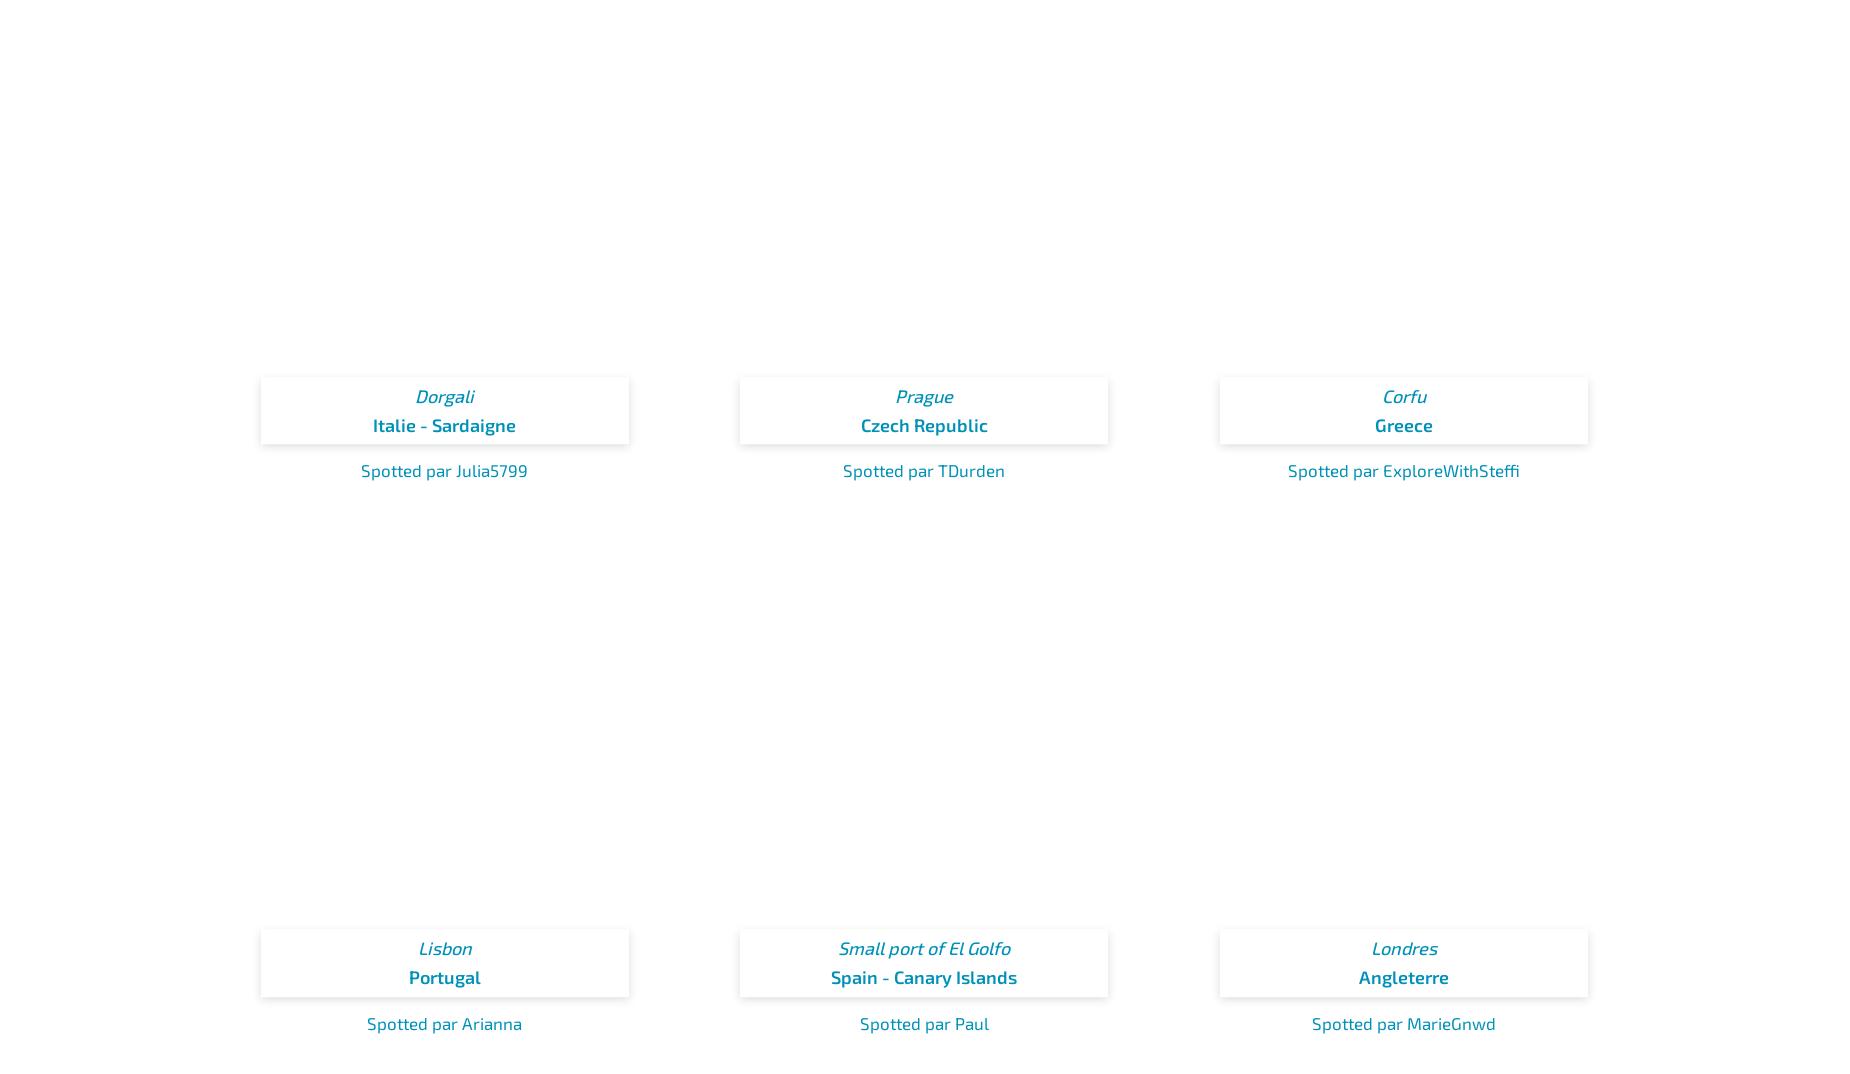 The width and height of the screenshot is (1850, 1074). Describe the element at coordinates (1403, 948) in the screenshot. I see `'Londres'` at that location.